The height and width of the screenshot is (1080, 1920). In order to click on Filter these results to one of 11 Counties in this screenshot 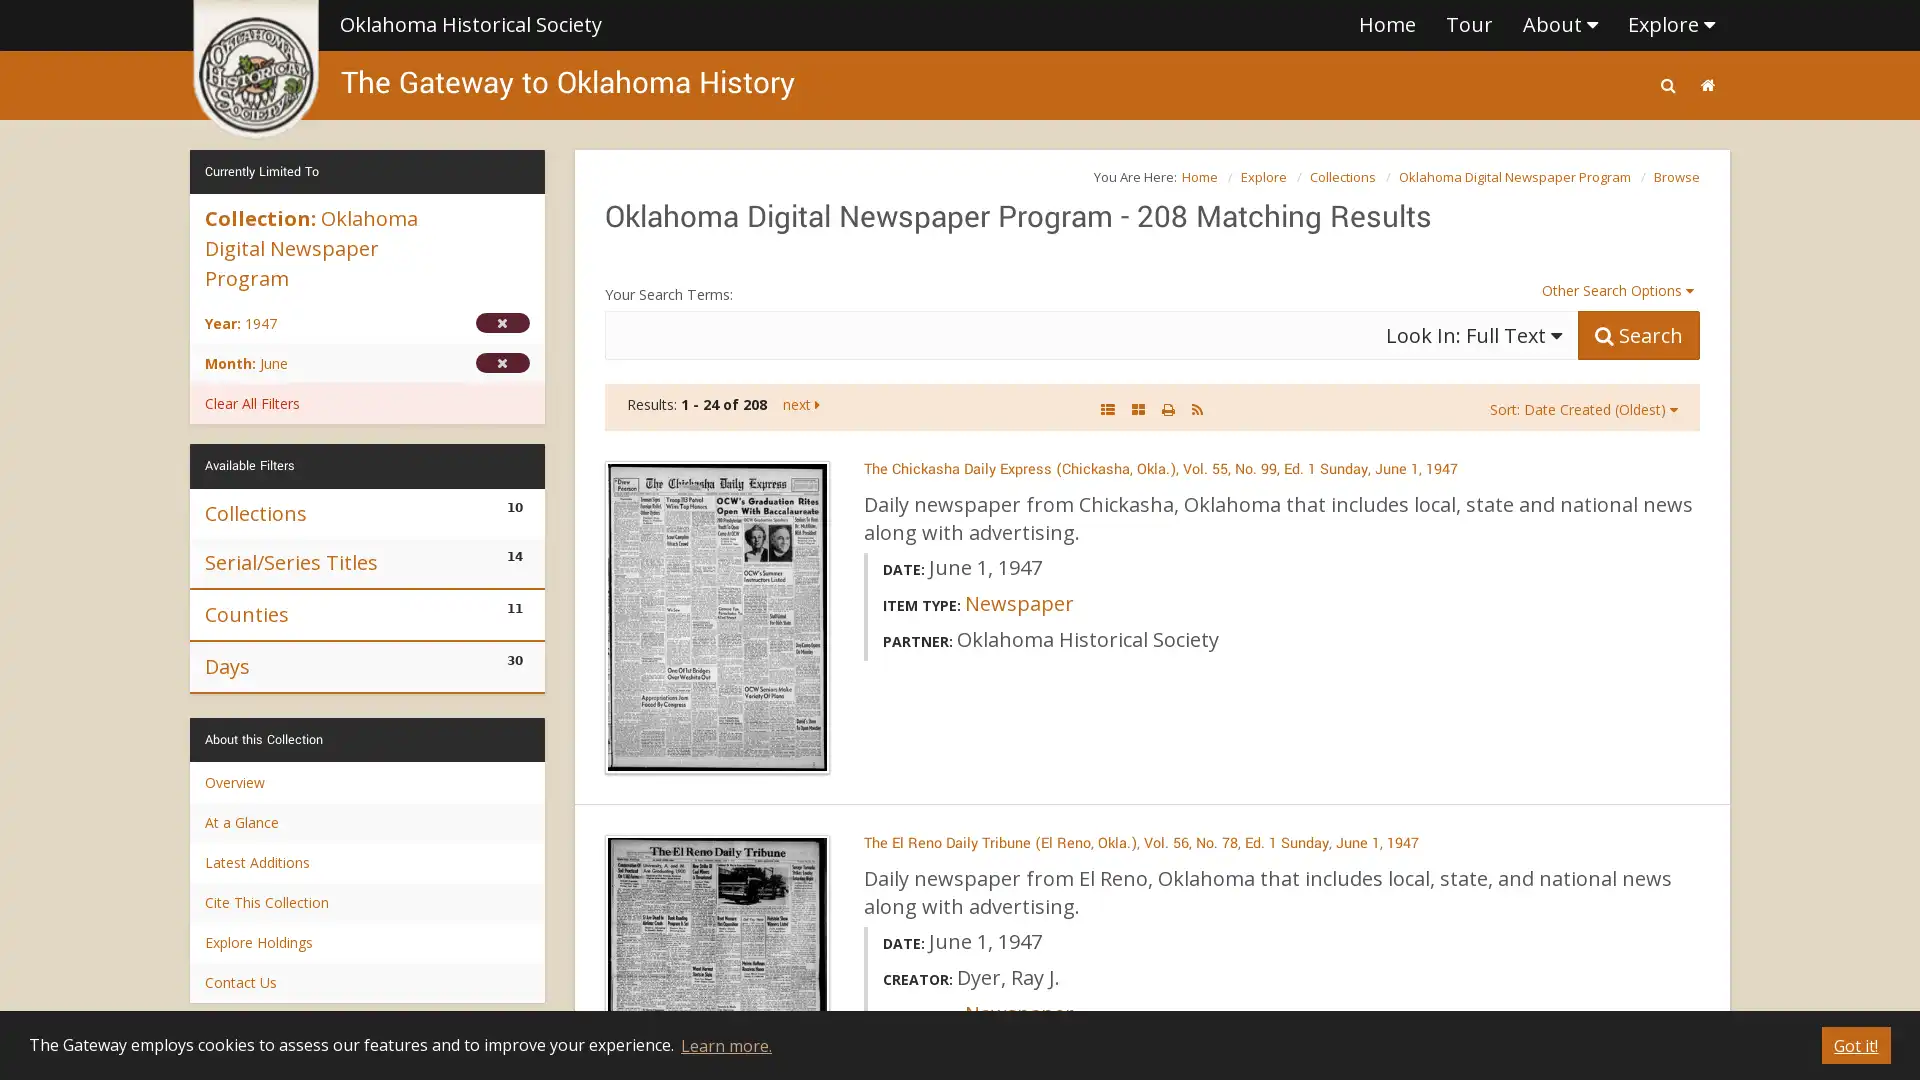, I will do `click(367, 612)`.